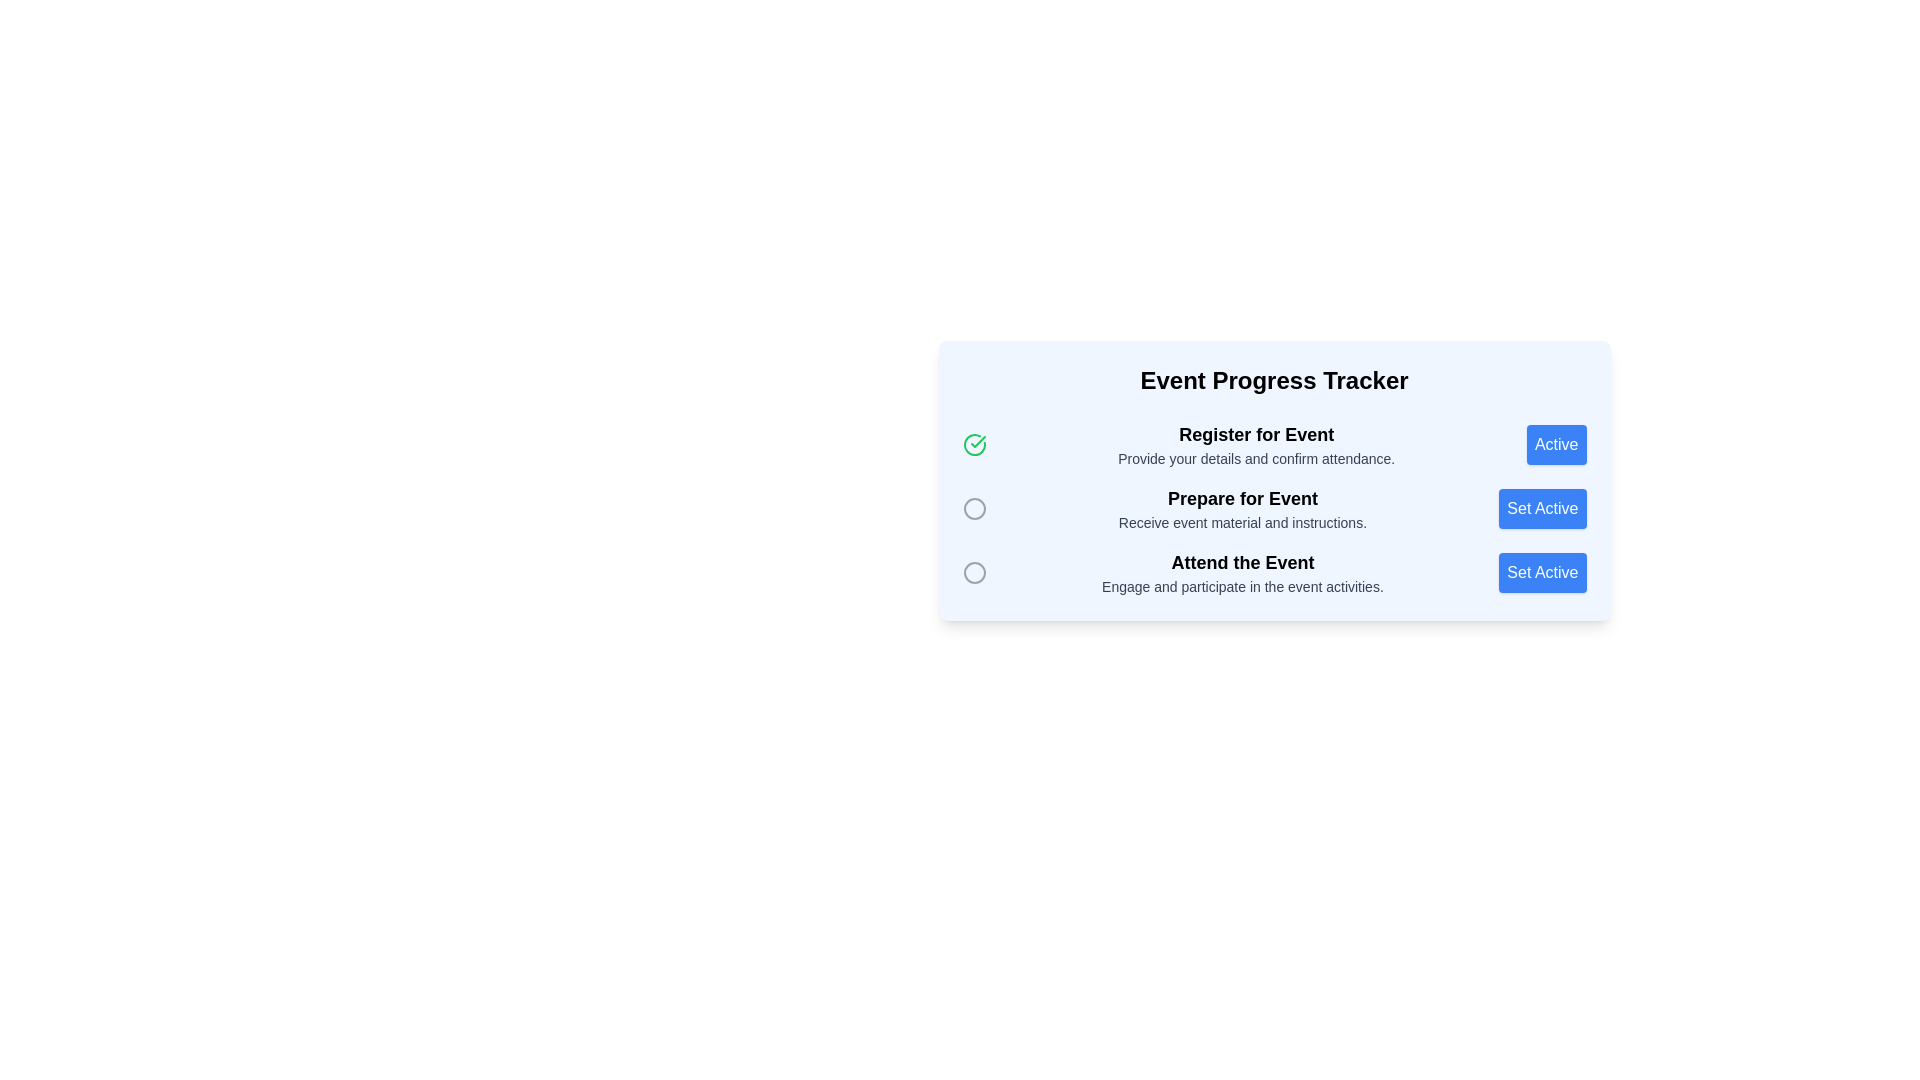 This screenshot has width=1920, height=1080. What do you see at coordinates (1273, 481) in the screenshot?
I see `the second milestone 'Prepare for Event' in the Event Progress Tracker` at bounding box center [1273, 481].